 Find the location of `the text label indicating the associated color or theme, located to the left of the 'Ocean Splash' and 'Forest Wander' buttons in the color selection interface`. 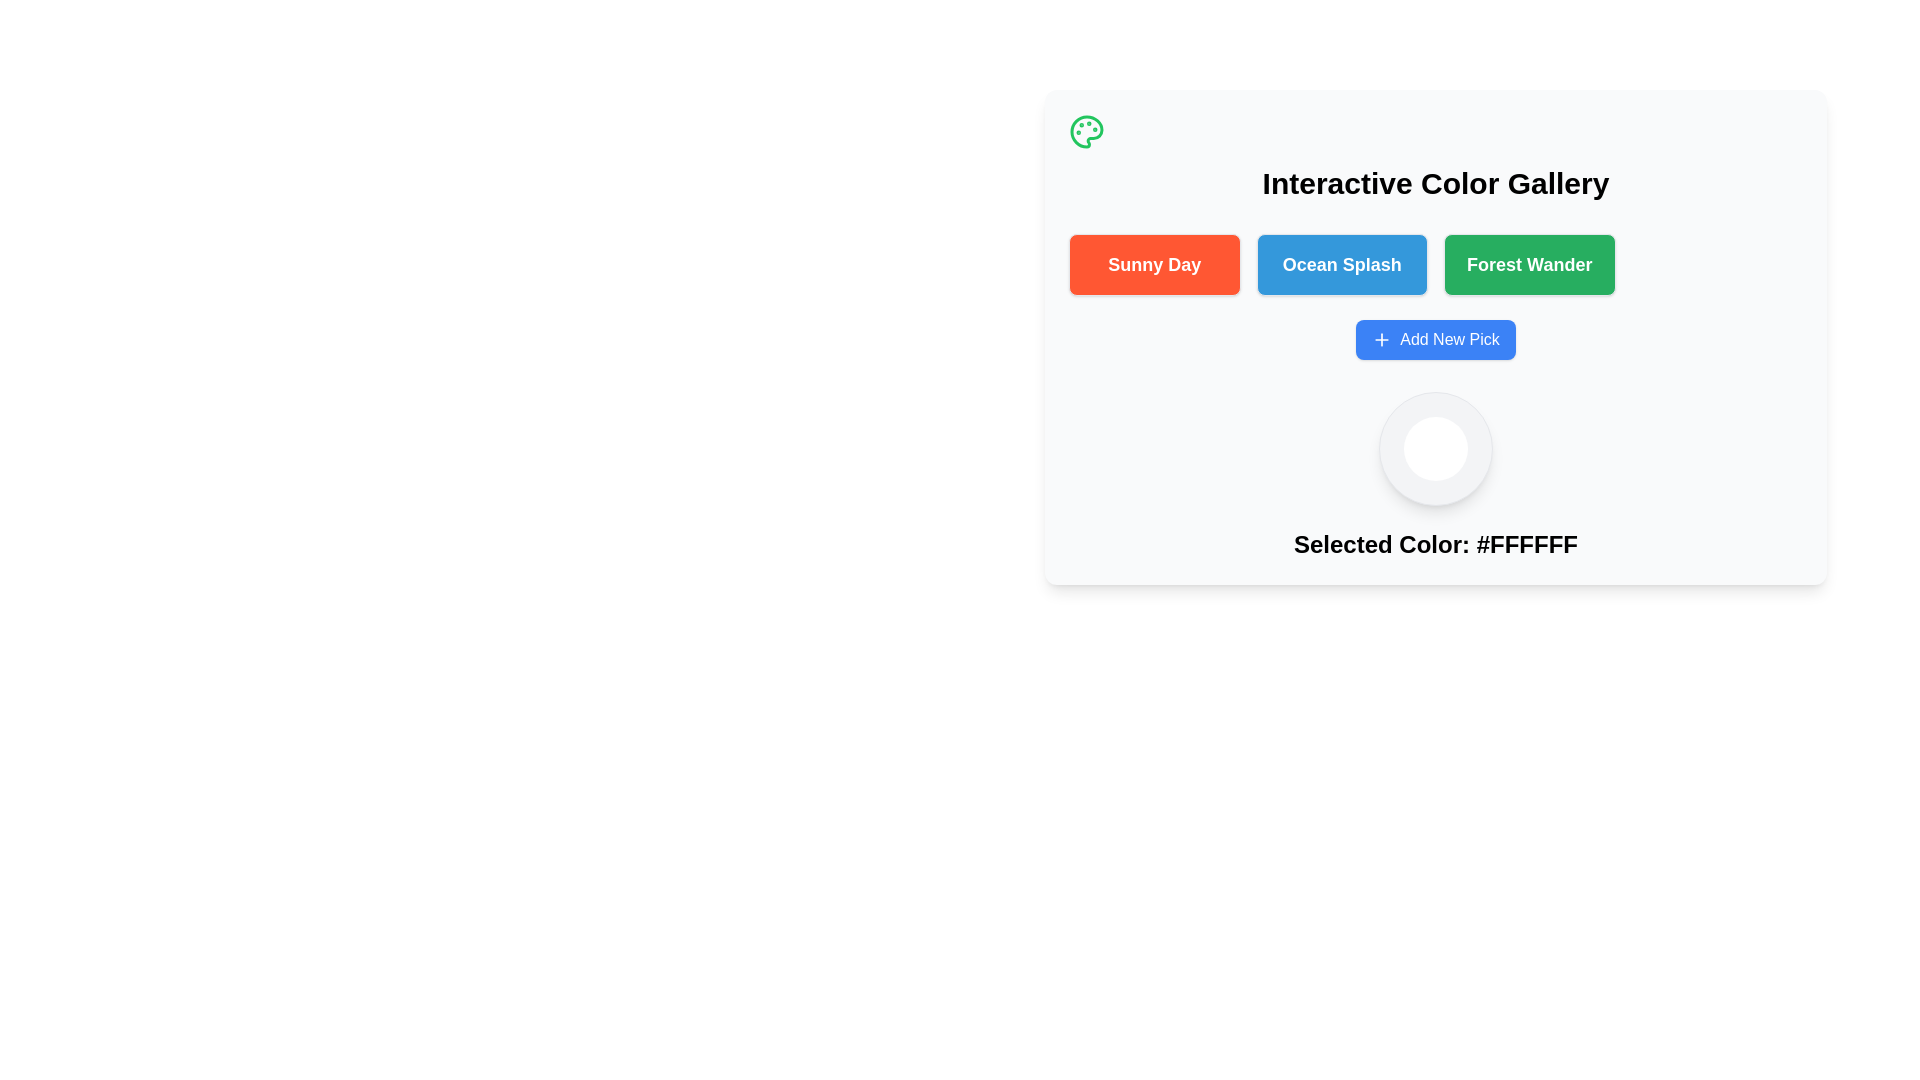

the text label indicating the associated color or theme, located to the left of the 'Ocean Splash' and 'Forest Wander' buttons in the color selection interface is located at coordinates (1154, 264).